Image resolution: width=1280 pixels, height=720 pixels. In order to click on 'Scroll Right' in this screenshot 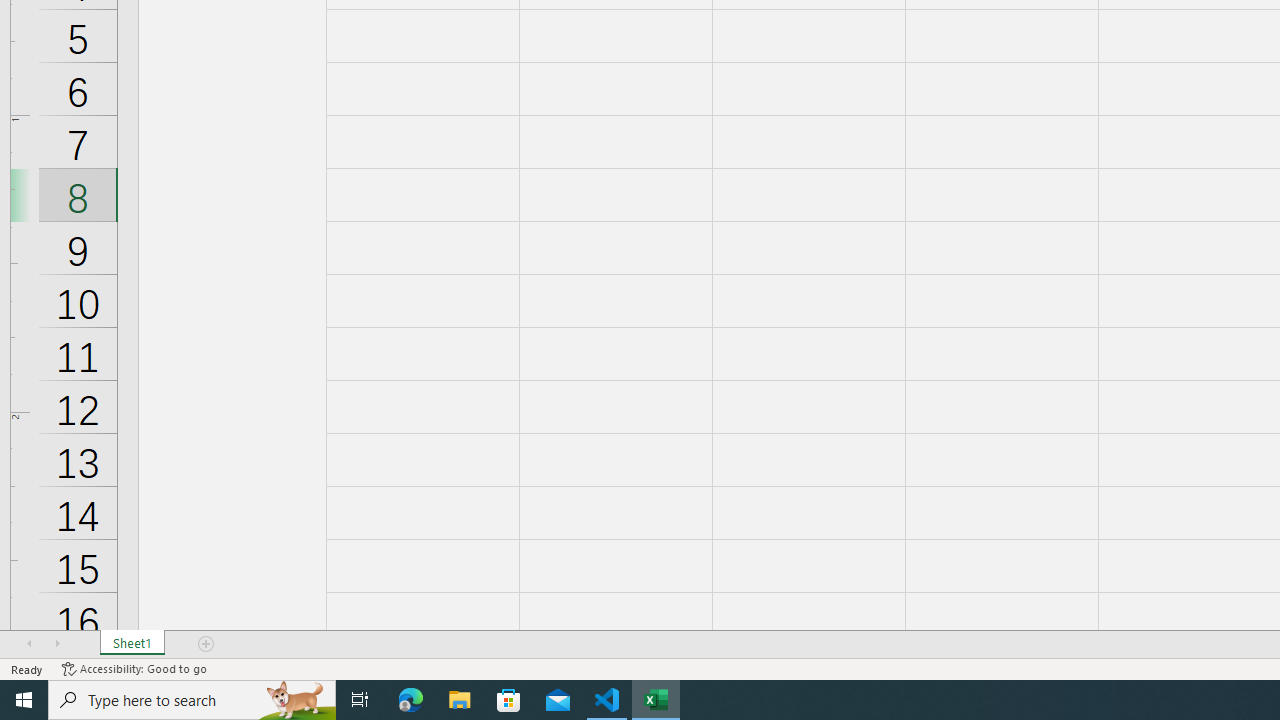, I will do `click(57, 644)`.